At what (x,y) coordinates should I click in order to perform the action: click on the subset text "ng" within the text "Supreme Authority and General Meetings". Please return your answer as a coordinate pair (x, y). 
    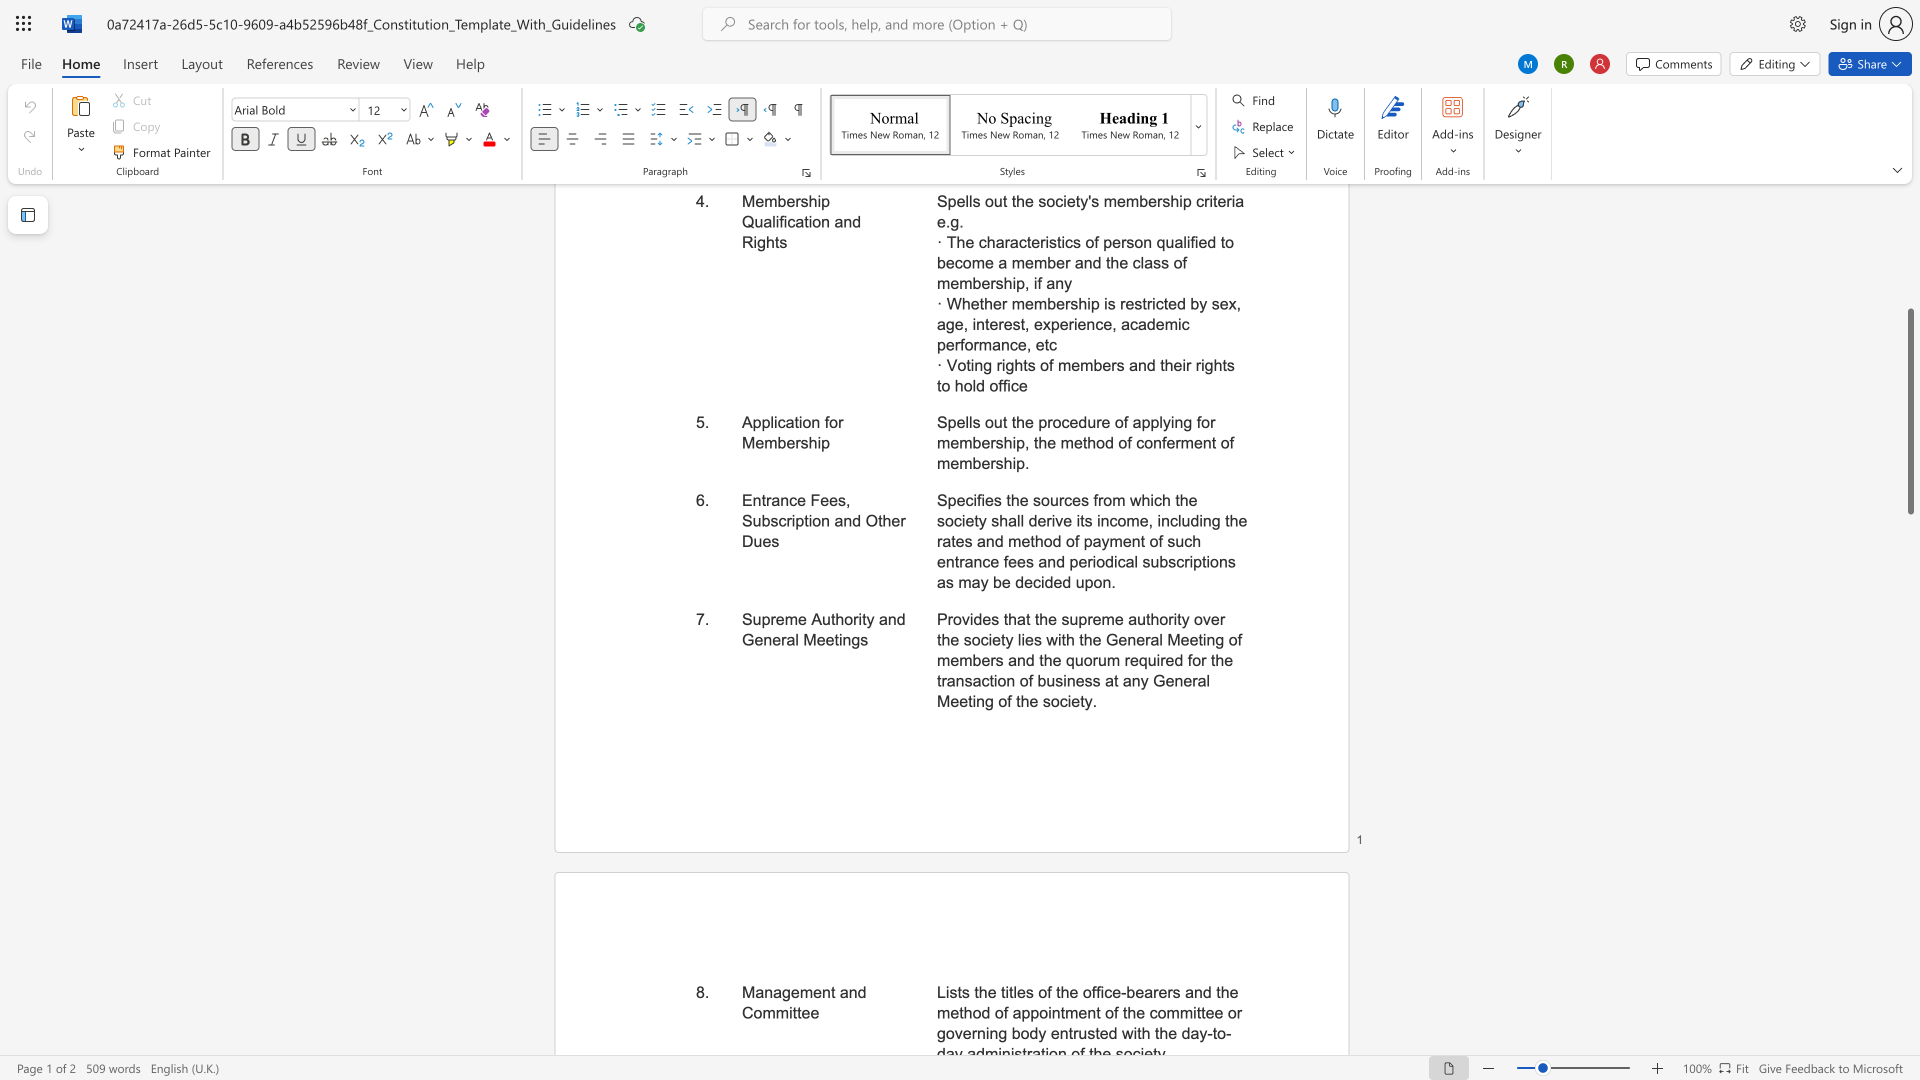
    Looking at the image, I should click on (842, 640).